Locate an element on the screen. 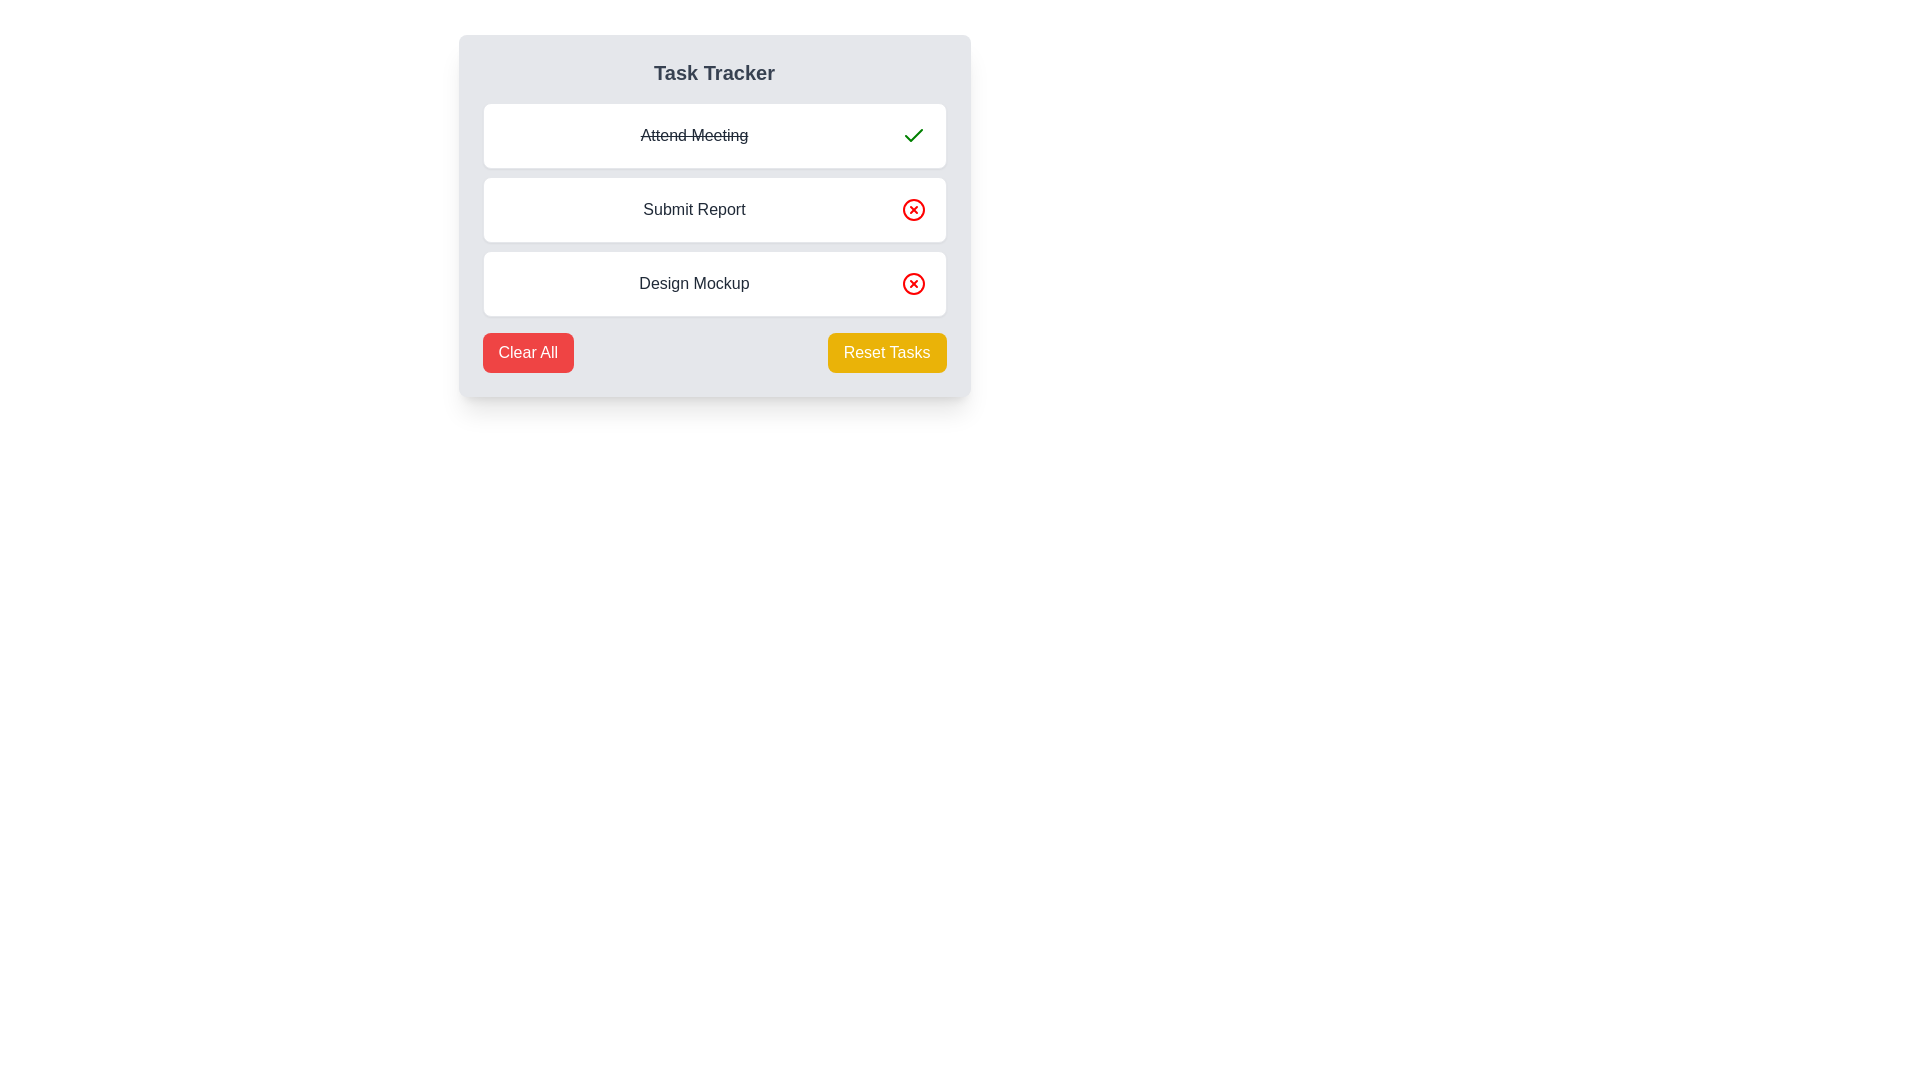  the circular red cross icon button located to the right of the 'Submit Report' text in the second item of the vertically-stacked list is located at coordinates (912, 209).